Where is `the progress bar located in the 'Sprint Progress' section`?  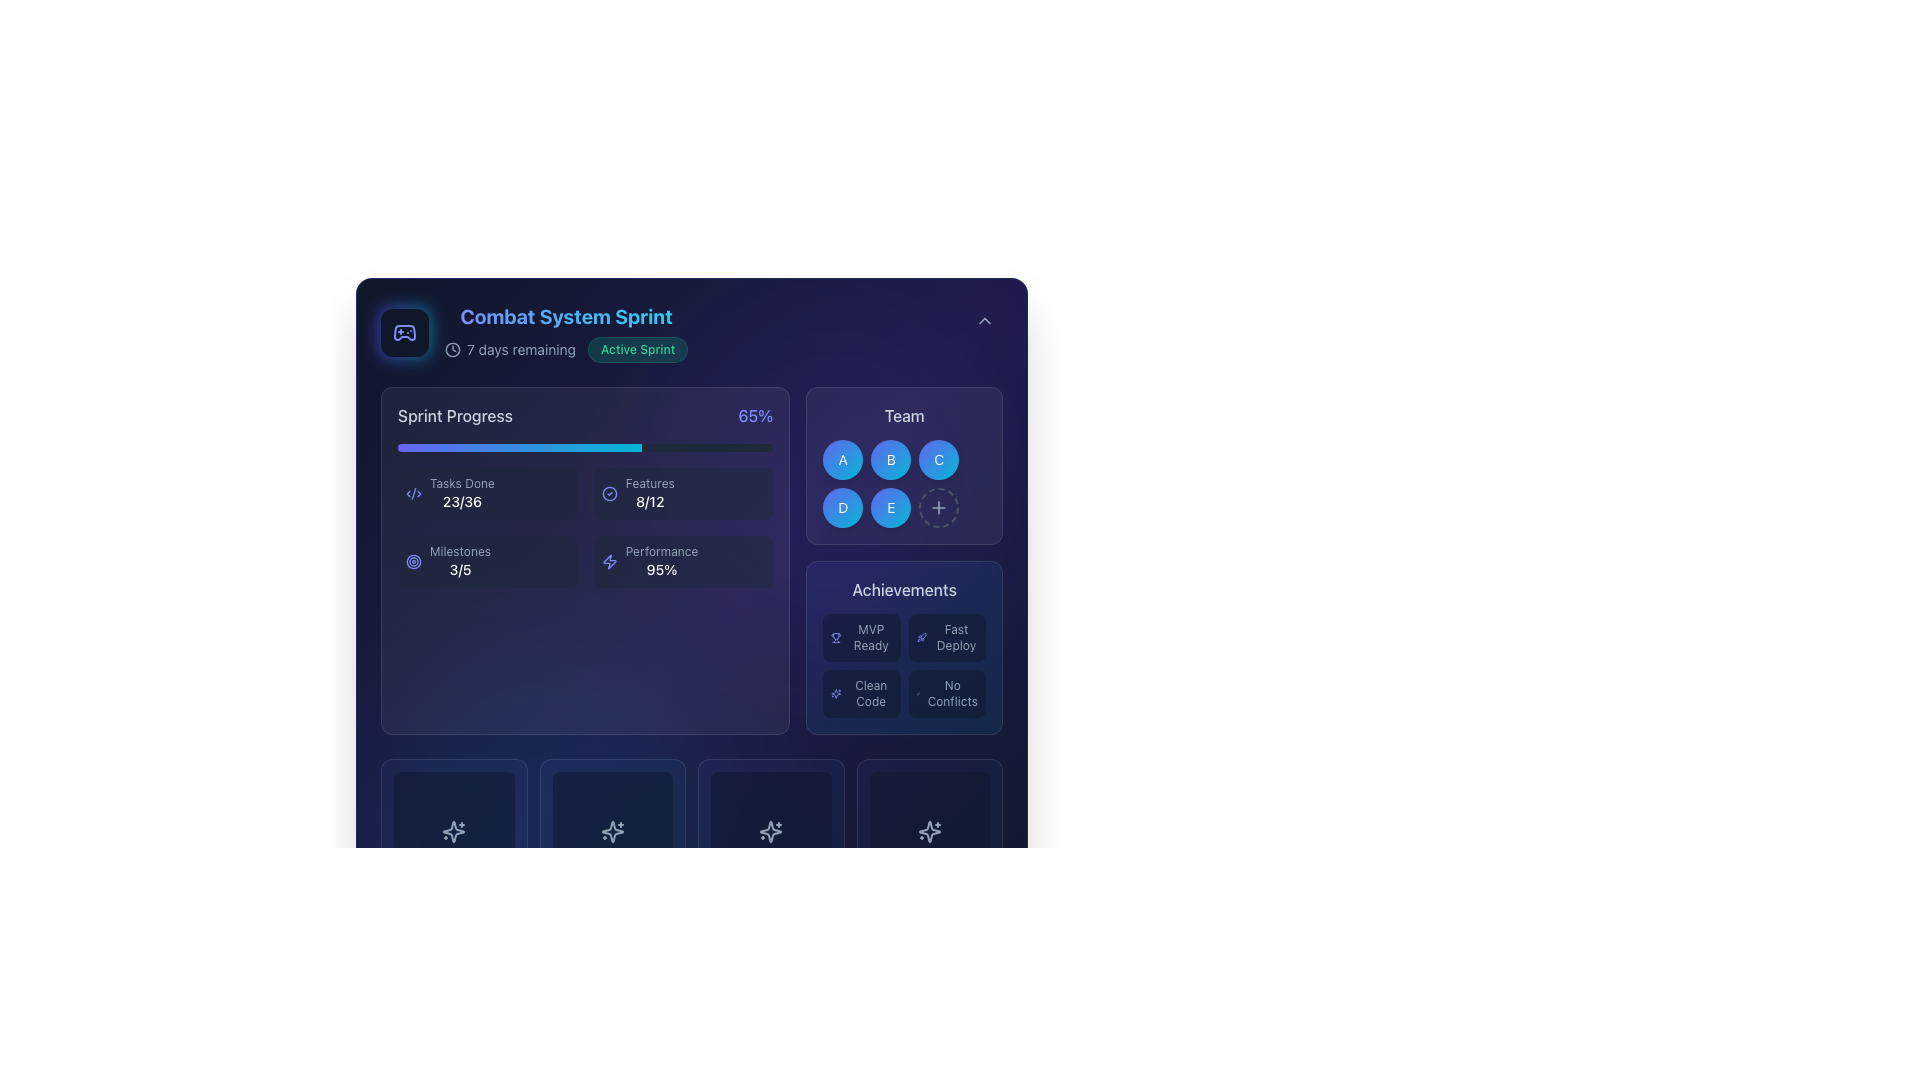 the progress bar located in the 'Sprint Progress' section is located at coordinates (584, 446).